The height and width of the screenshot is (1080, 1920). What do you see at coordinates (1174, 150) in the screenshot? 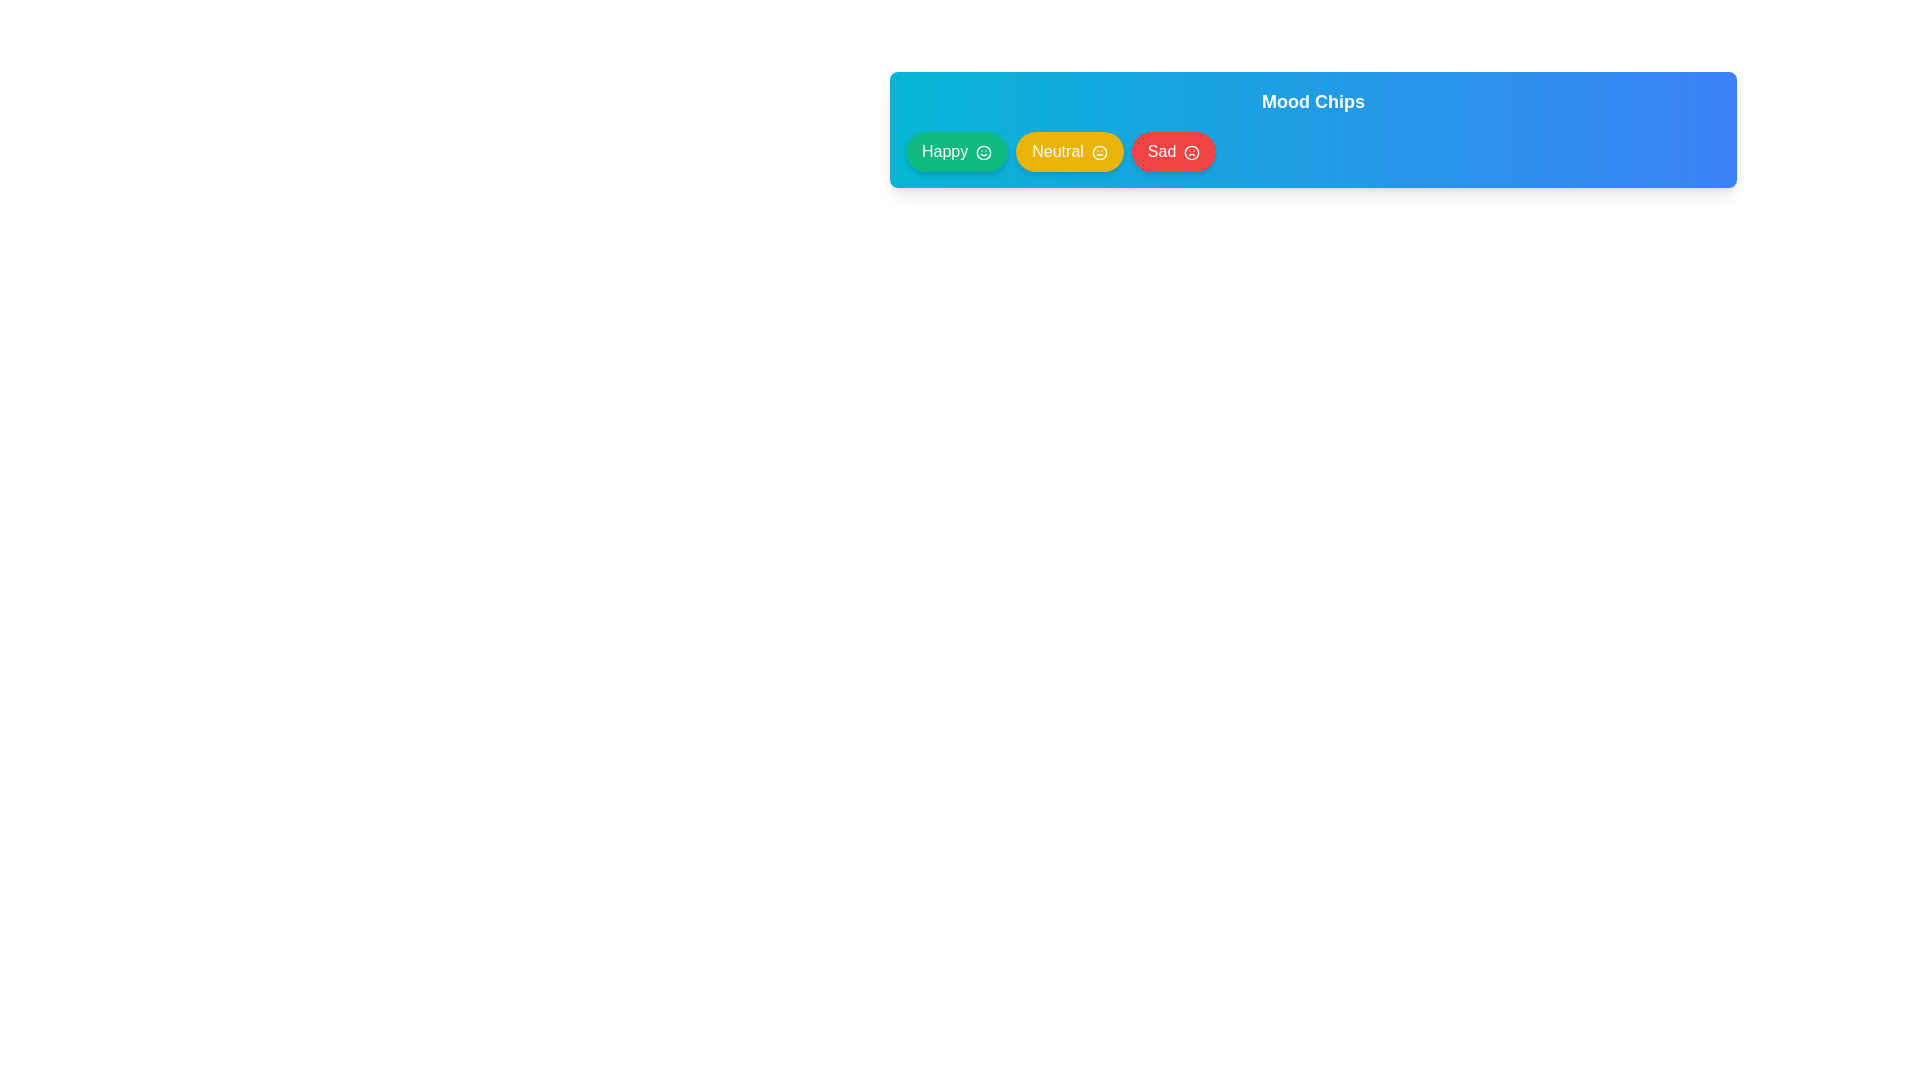
I see `the red rounded rectangle button labeled 'Sad'` at bounding box center [1174, 150].